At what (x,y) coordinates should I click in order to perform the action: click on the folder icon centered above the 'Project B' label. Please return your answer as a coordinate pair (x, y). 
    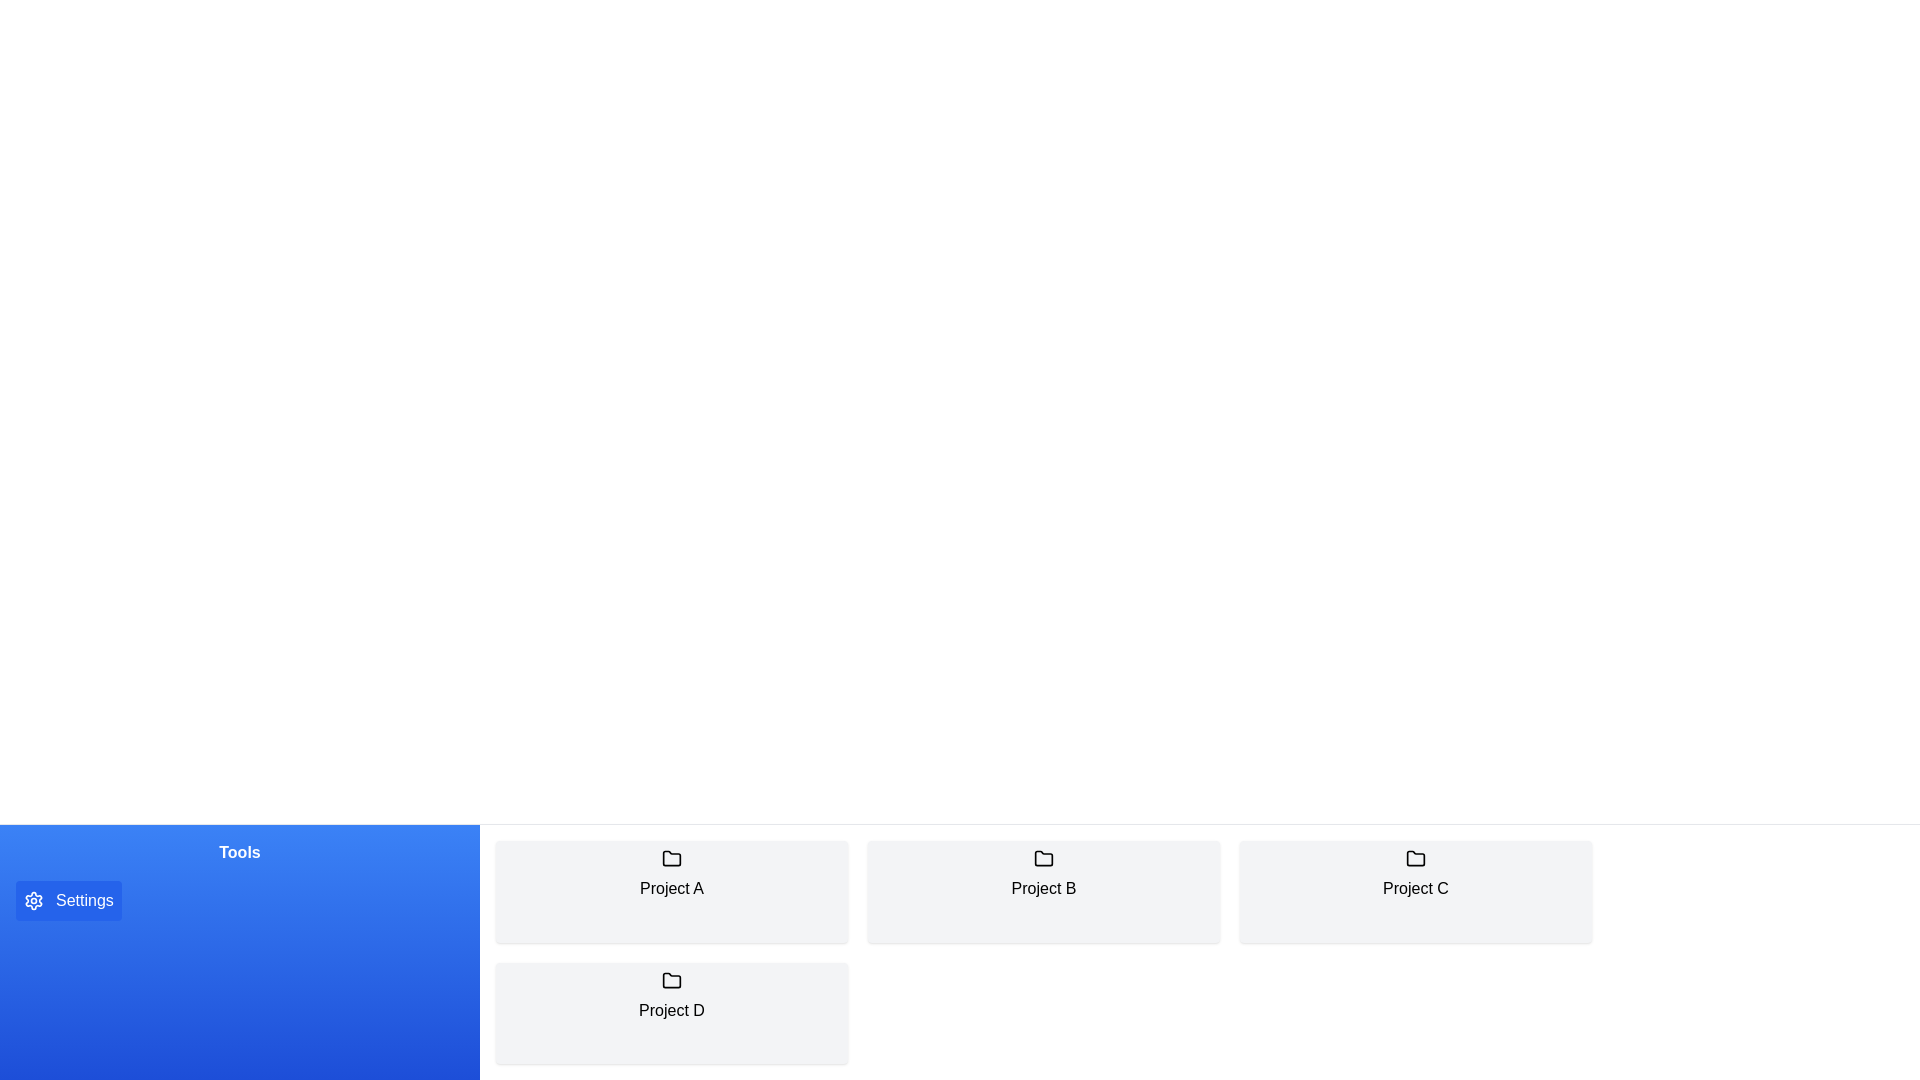
    Looking at the image, I should click on (1042, 858).